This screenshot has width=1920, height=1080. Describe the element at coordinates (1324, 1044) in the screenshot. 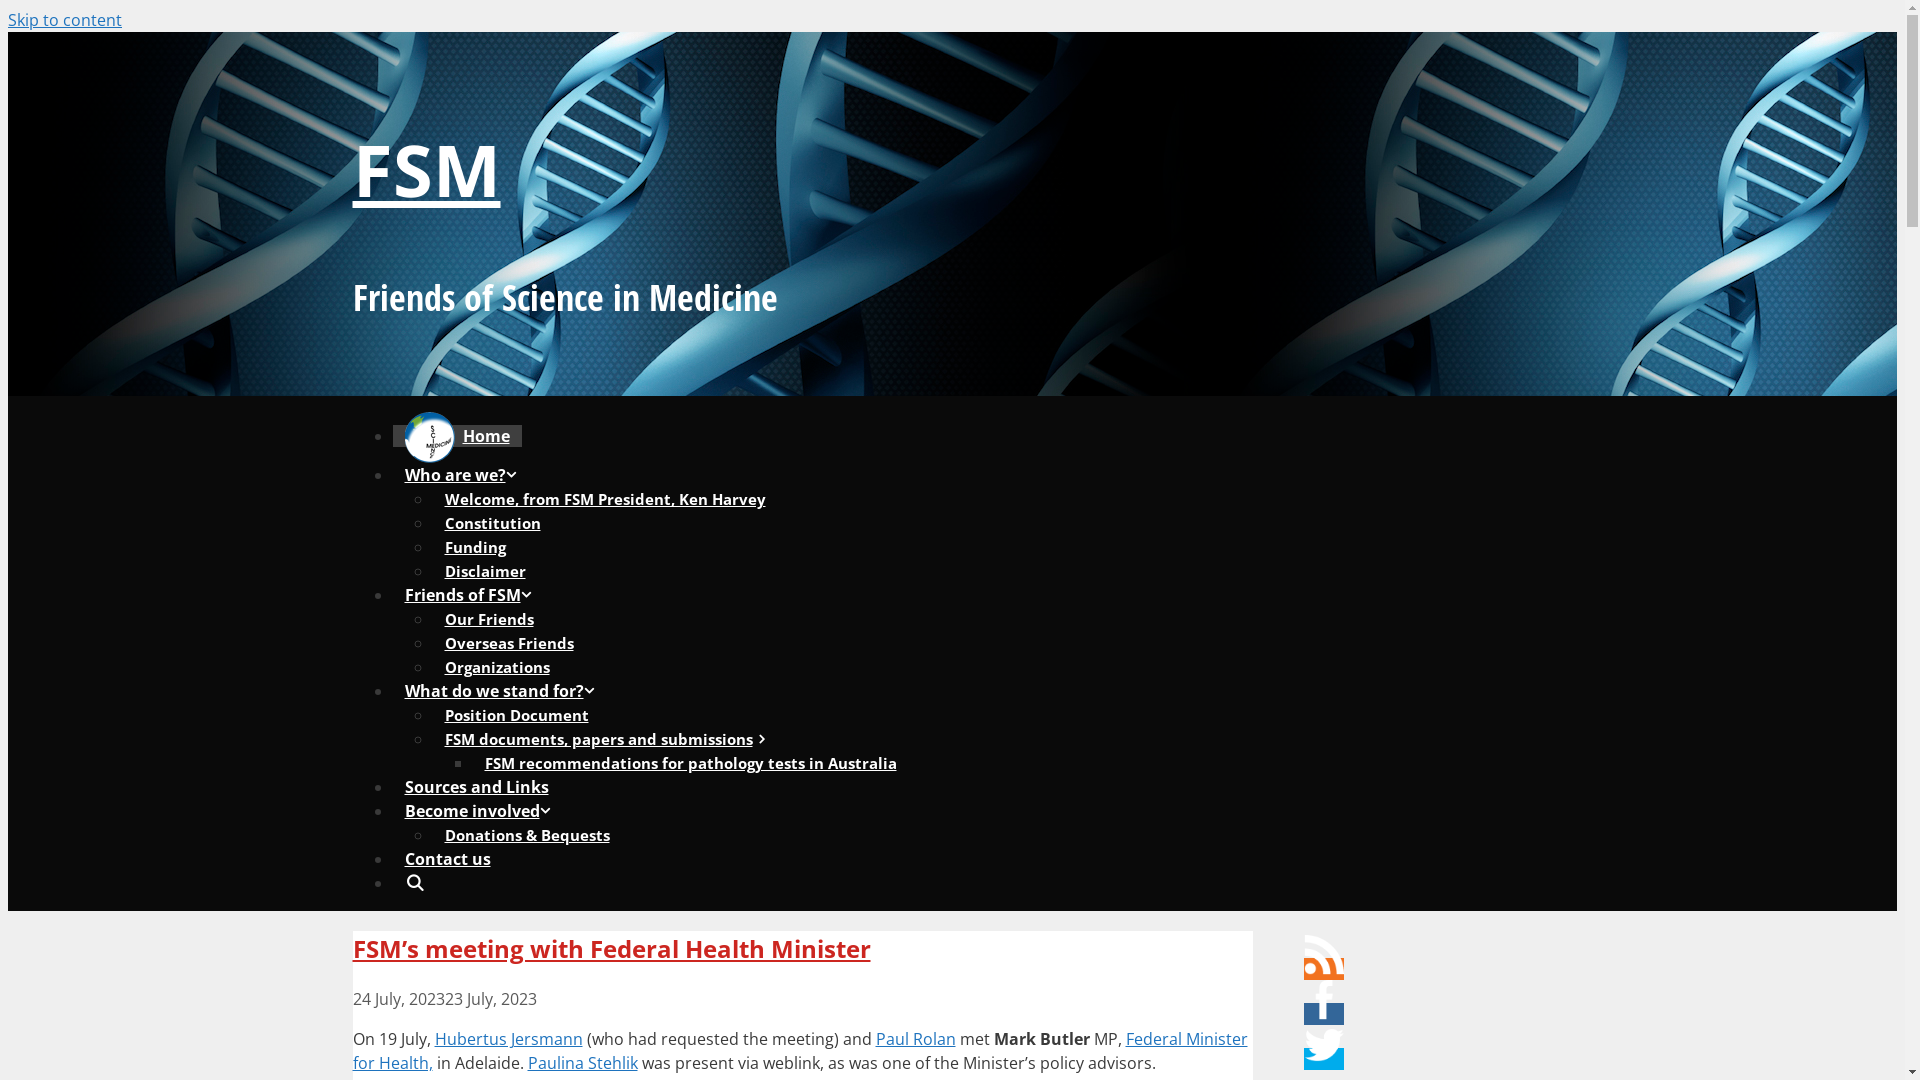

I see `'Twitter'` at that location.